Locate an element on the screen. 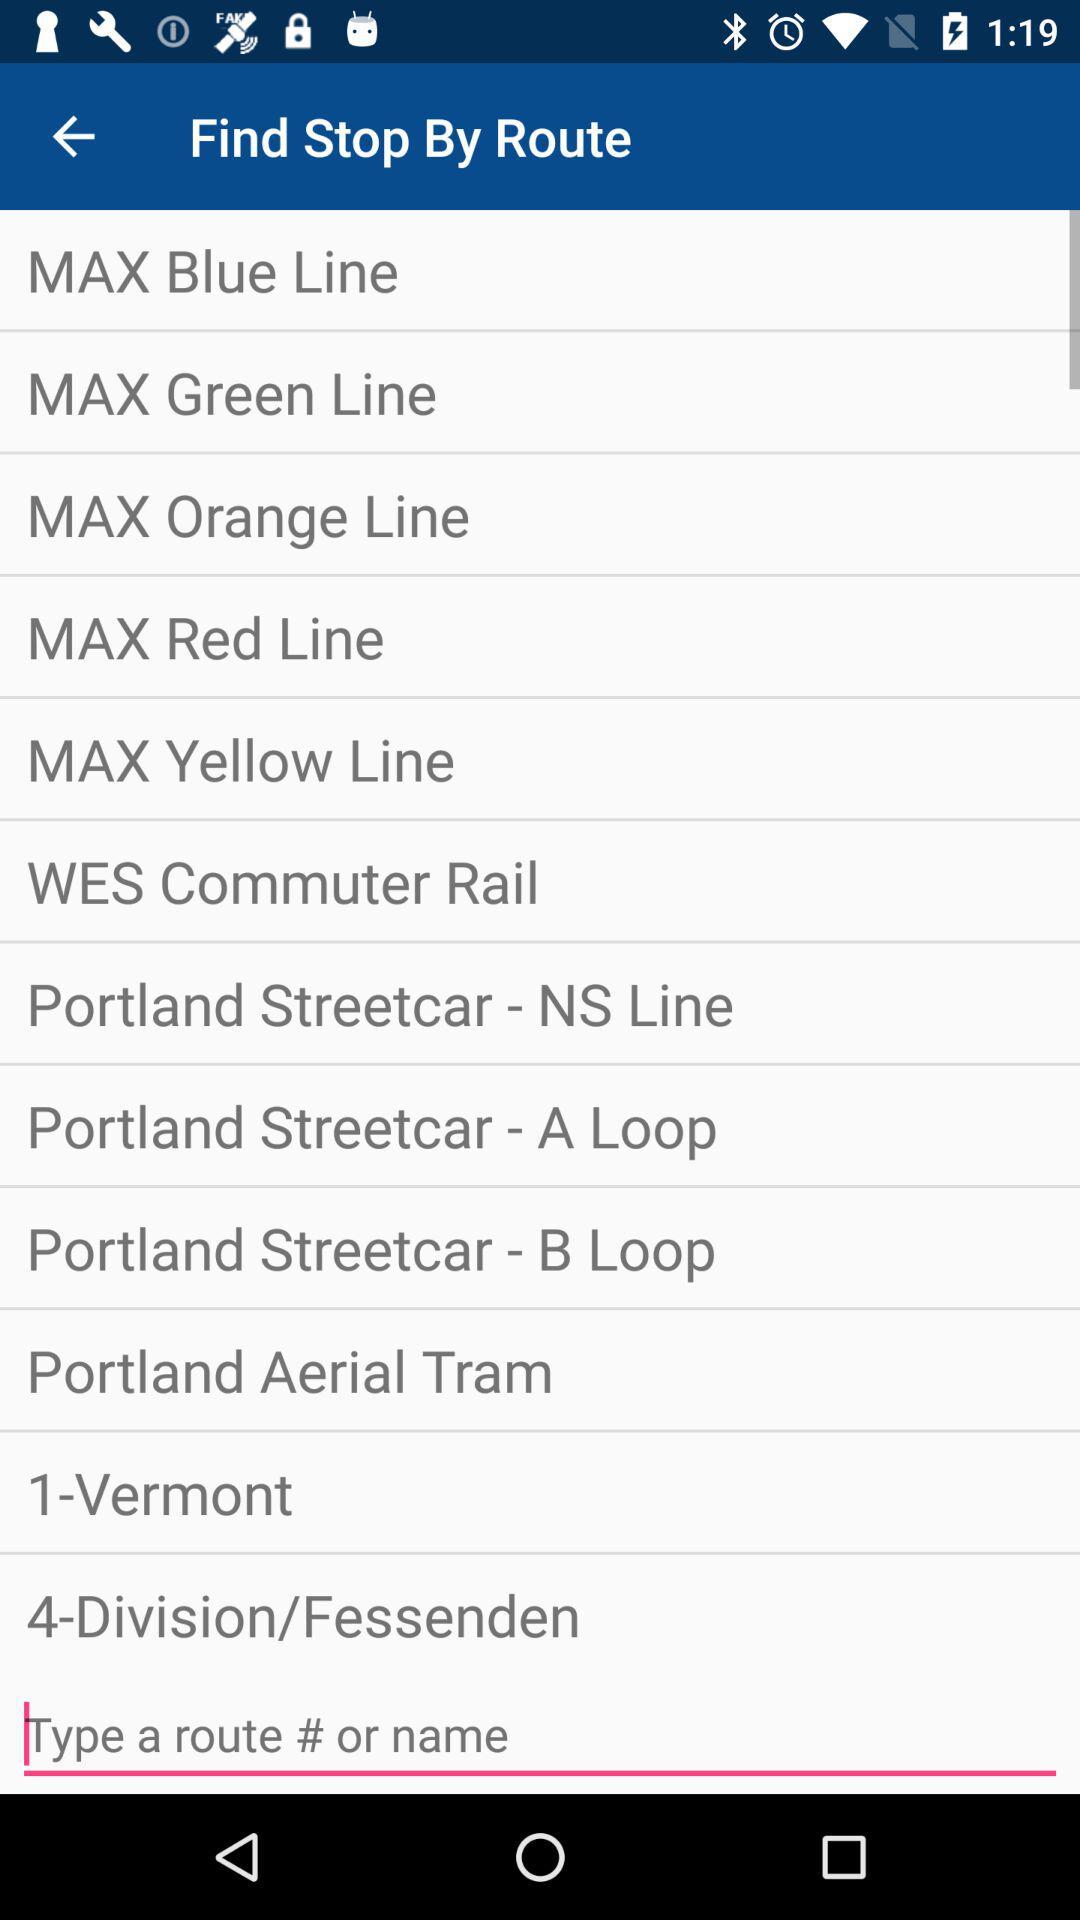 This screenshot has width=1080, height=1920. item below portland aerial tram is located at coordinates (540, 1492).